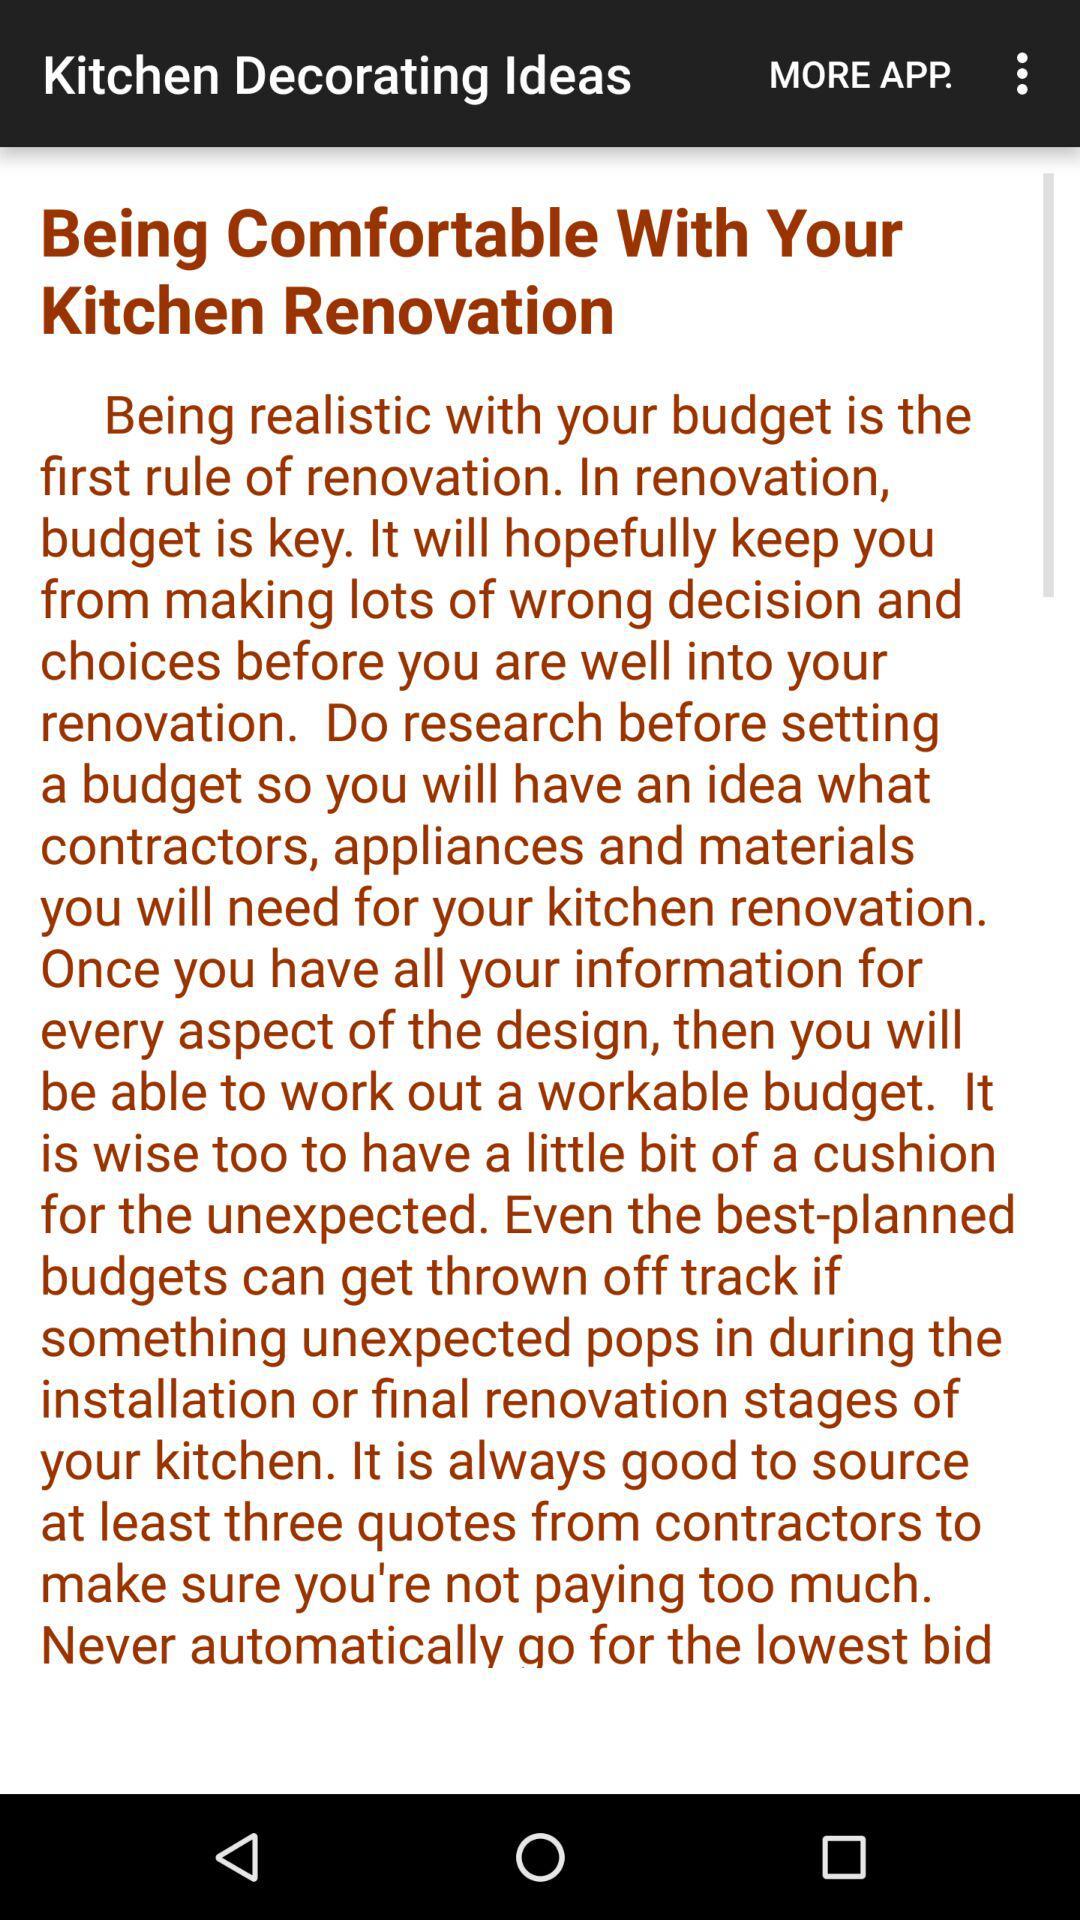  I want to click on icon to the right of the kitchen decorating ideas app, so click(860, 73).